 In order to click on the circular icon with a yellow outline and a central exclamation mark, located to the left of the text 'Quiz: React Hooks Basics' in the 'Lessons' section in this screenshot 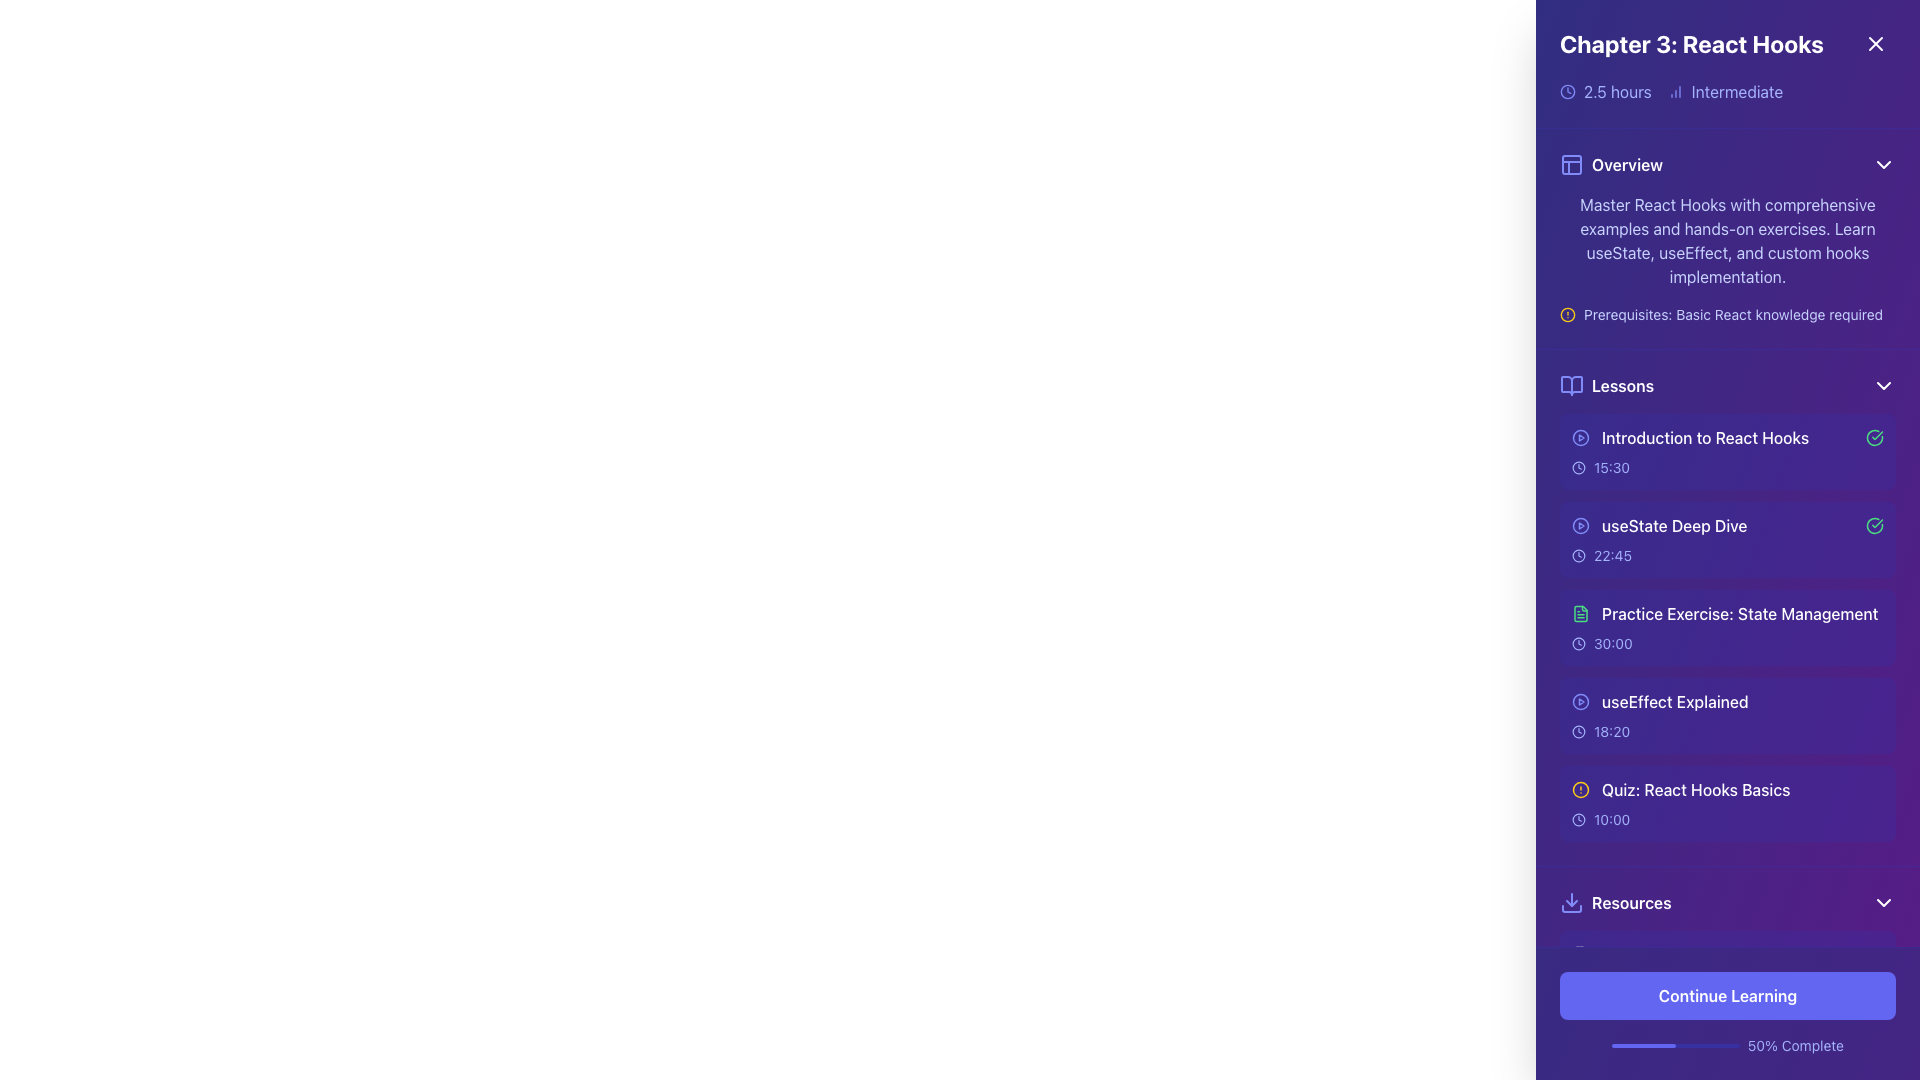, I will do `click(1579, 789)`.